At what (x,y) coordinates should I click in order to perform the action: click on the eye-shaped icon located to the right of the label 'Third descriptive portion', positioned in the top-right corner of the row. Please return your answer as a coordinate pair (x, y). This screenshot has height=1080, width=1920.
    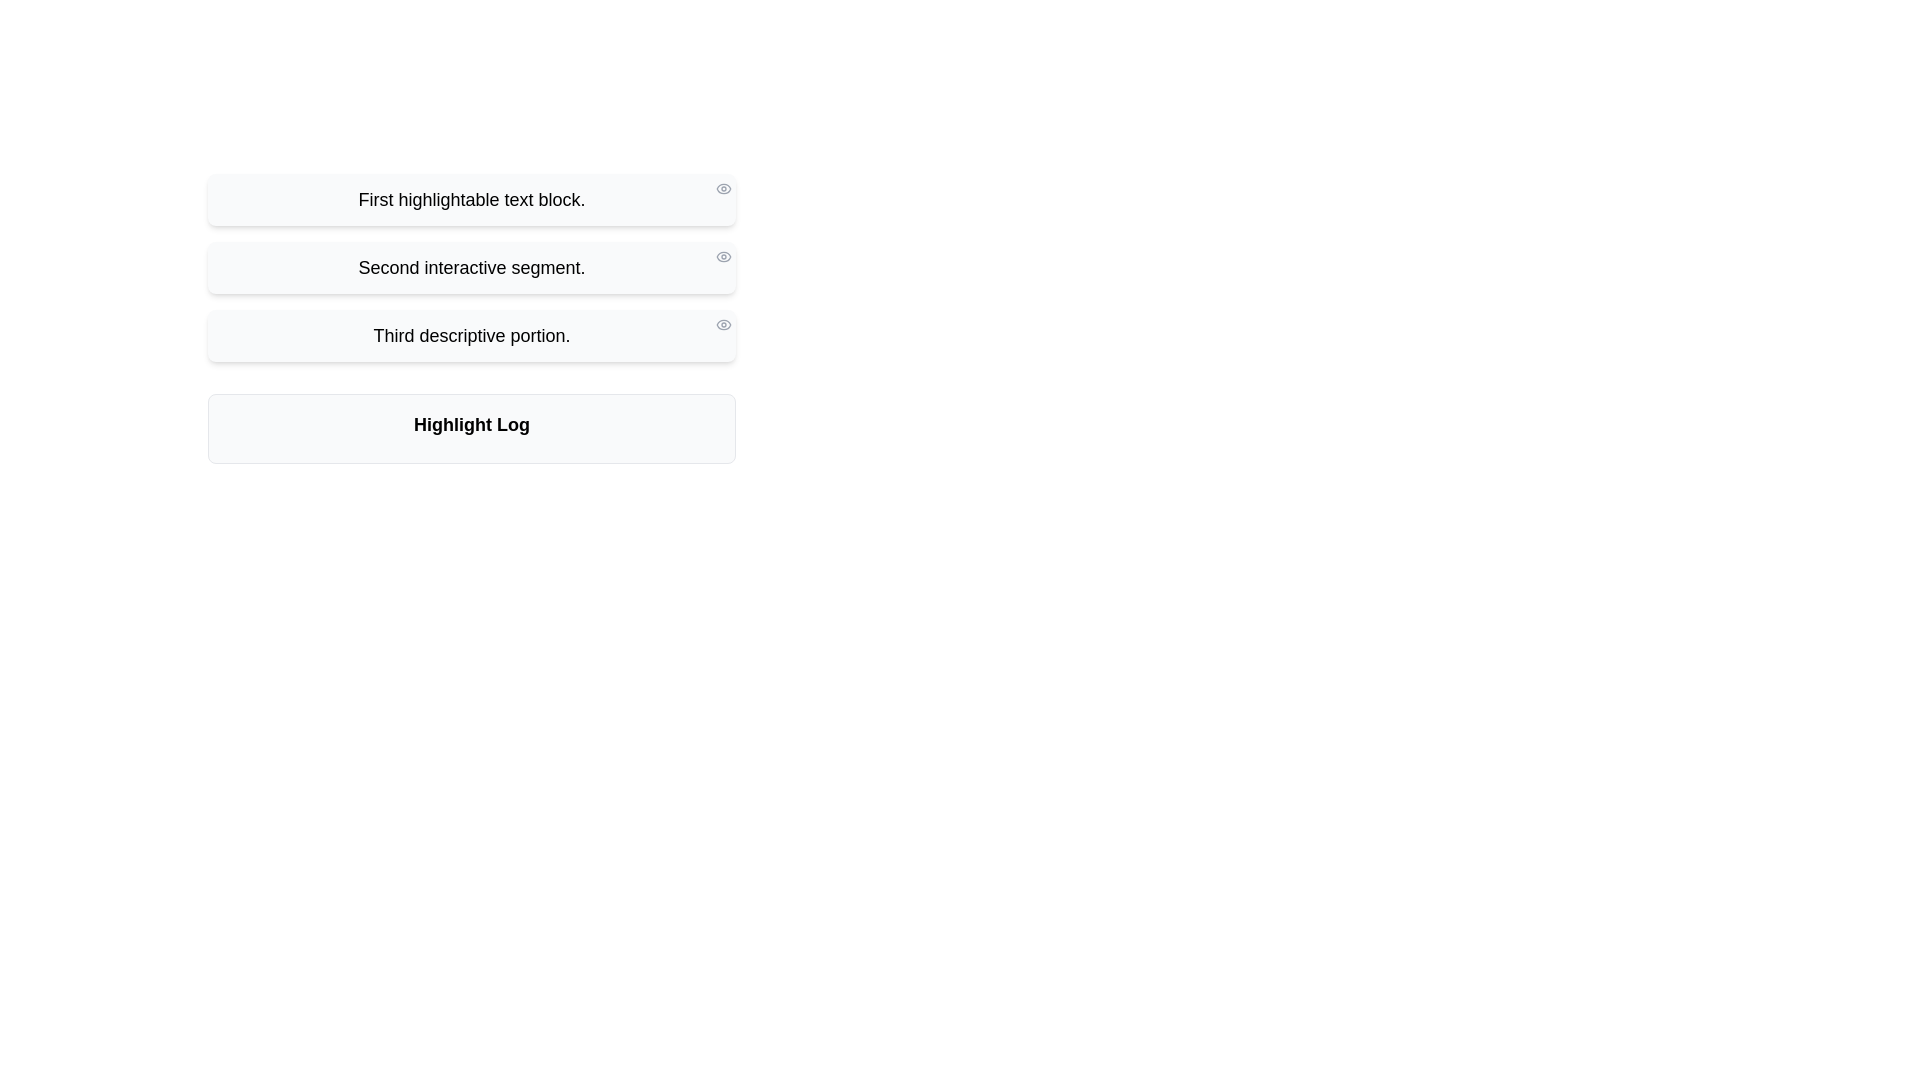
    Looking at the image, I should click on (723, 323).